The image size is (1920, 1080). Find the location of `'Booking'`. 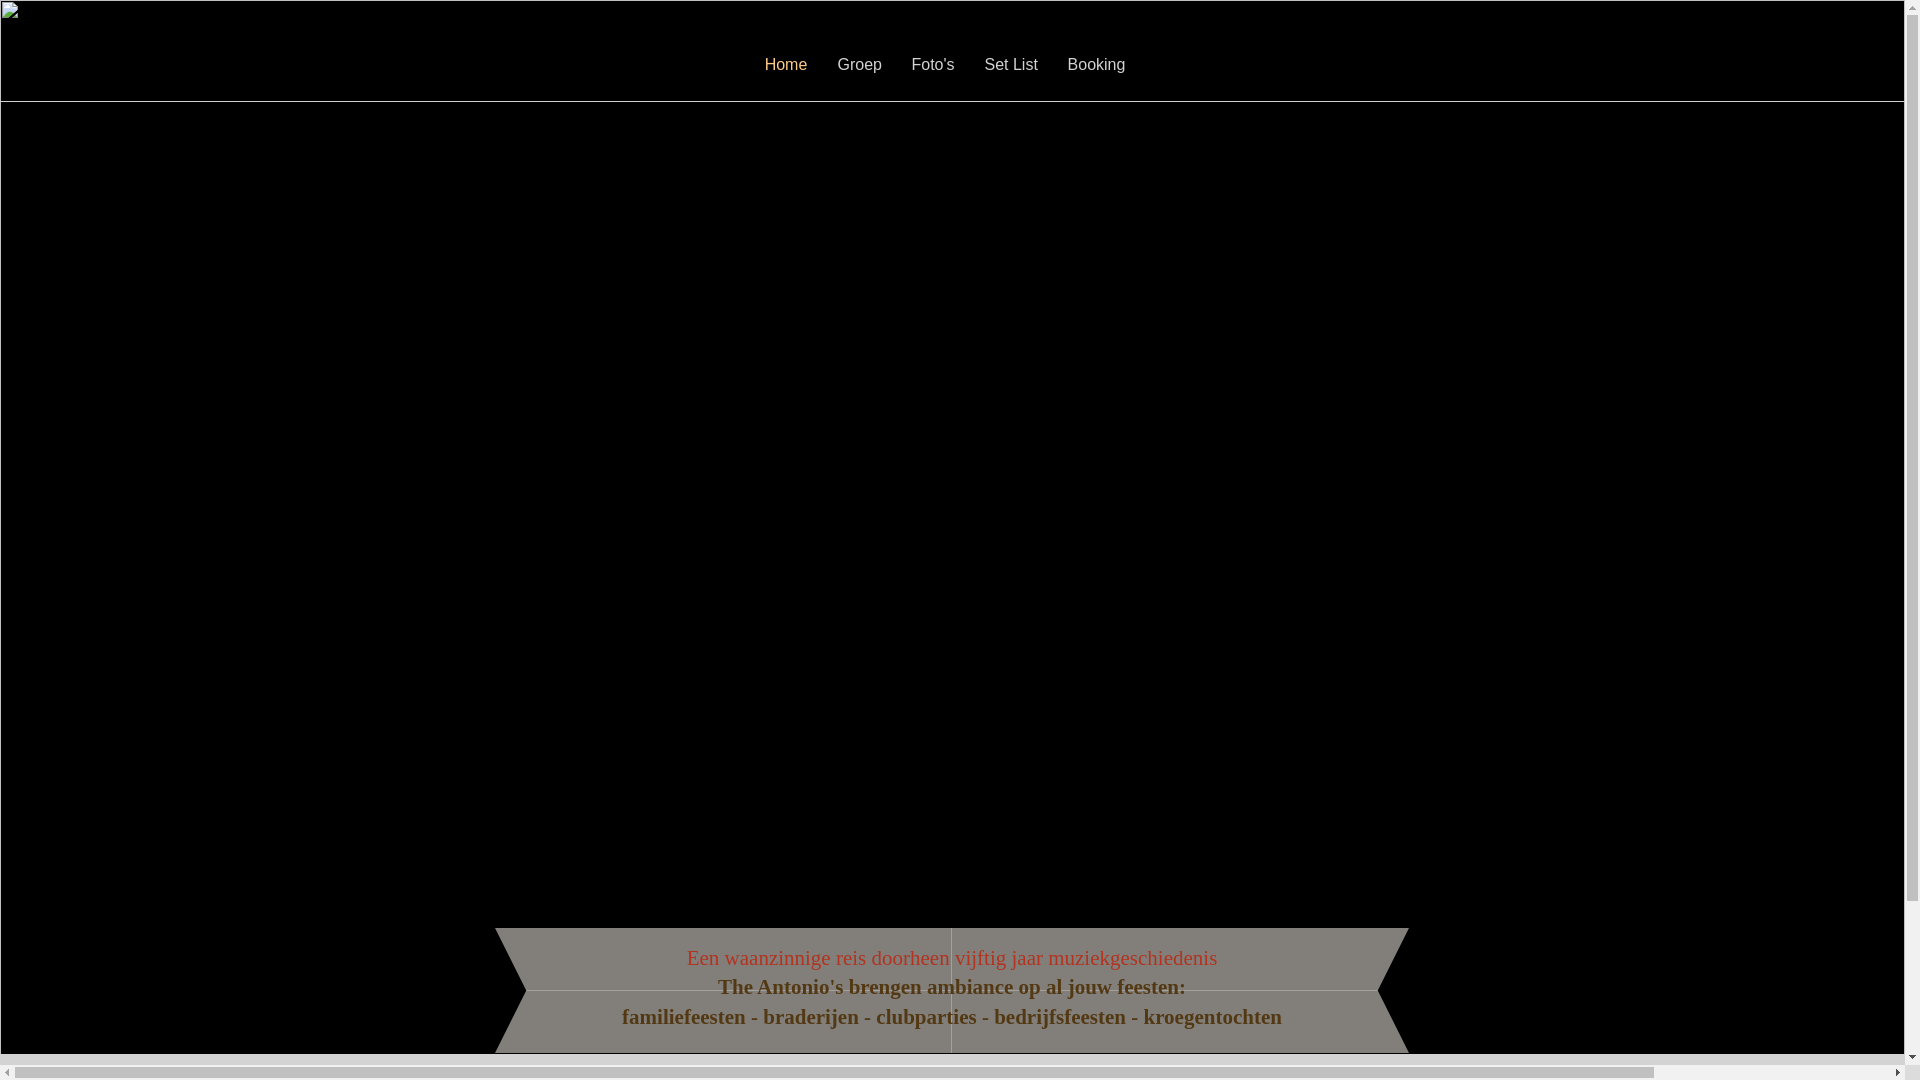

'Booking' is located at coordinates (1094, 64).